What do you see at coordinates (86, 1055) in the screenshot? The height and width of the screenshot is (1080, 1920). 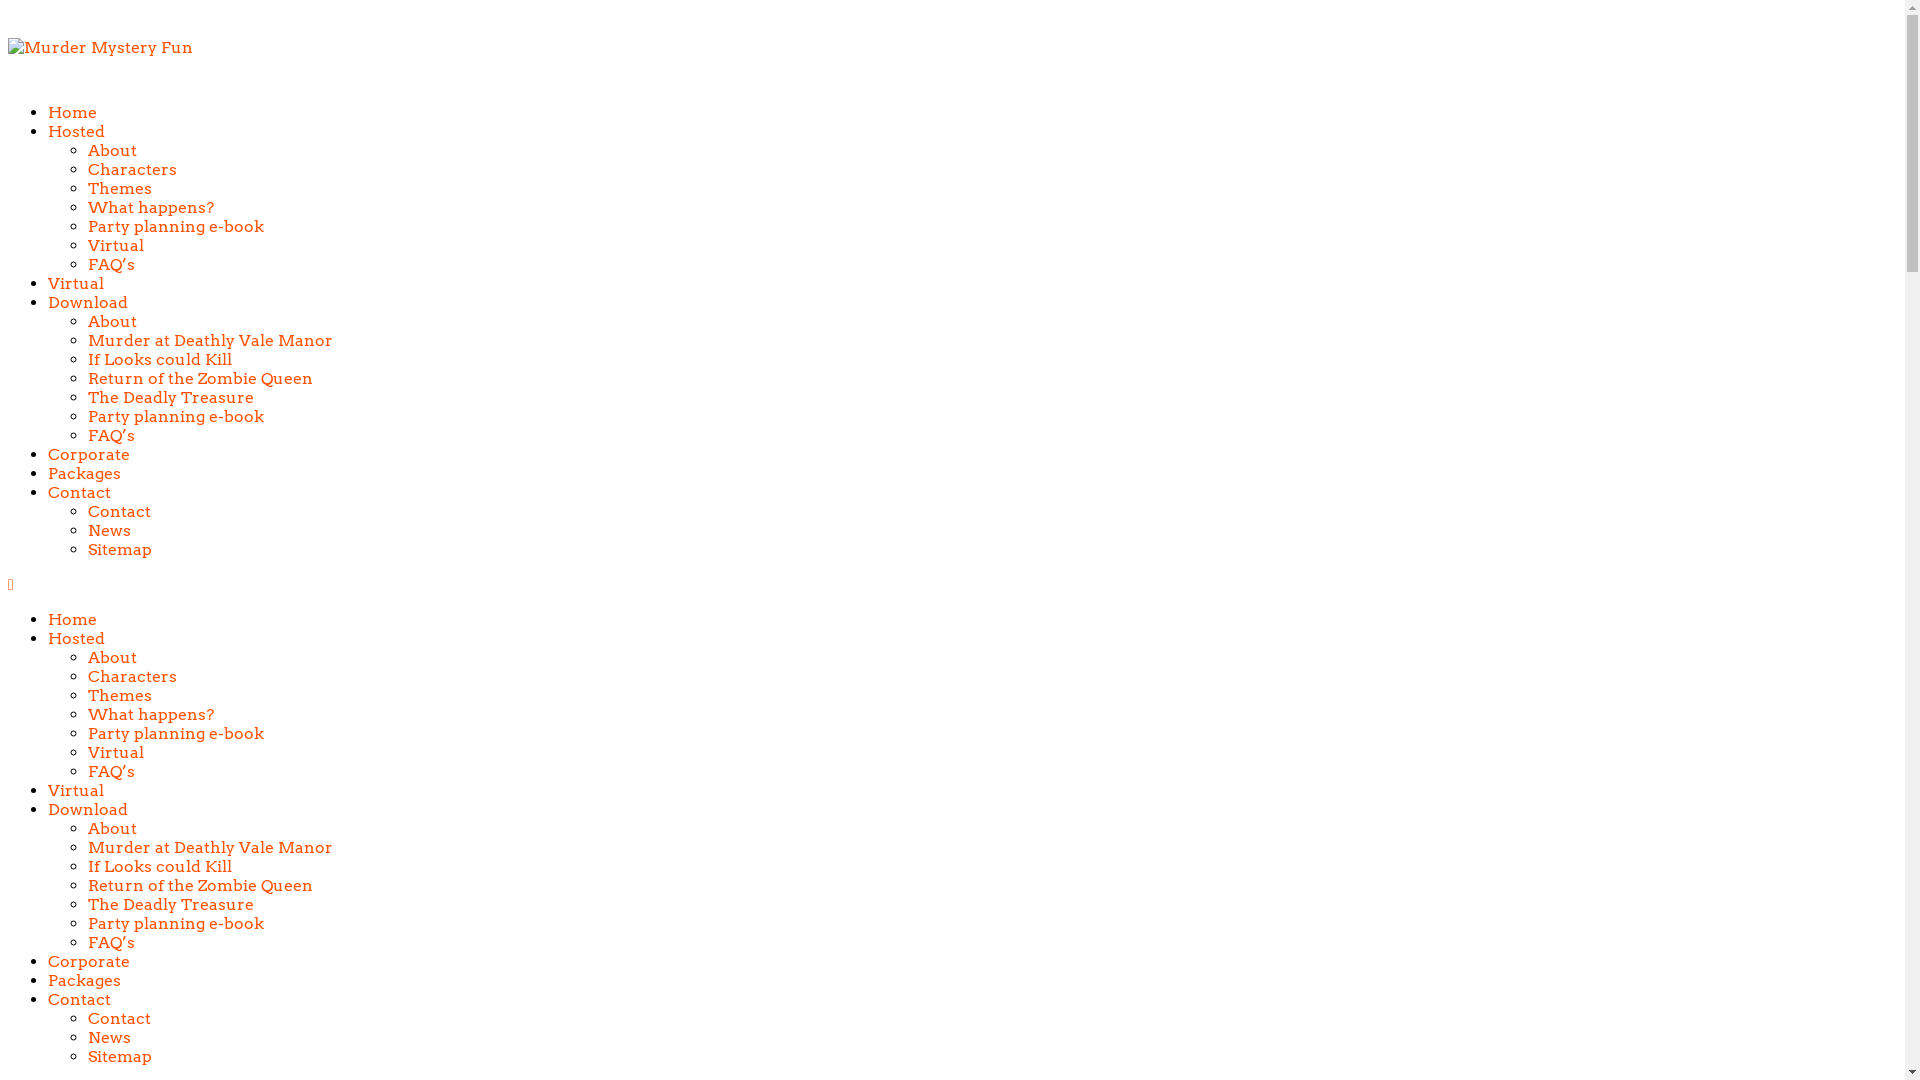 I see `'Sitemap'` at bounding box center [86, 1055].